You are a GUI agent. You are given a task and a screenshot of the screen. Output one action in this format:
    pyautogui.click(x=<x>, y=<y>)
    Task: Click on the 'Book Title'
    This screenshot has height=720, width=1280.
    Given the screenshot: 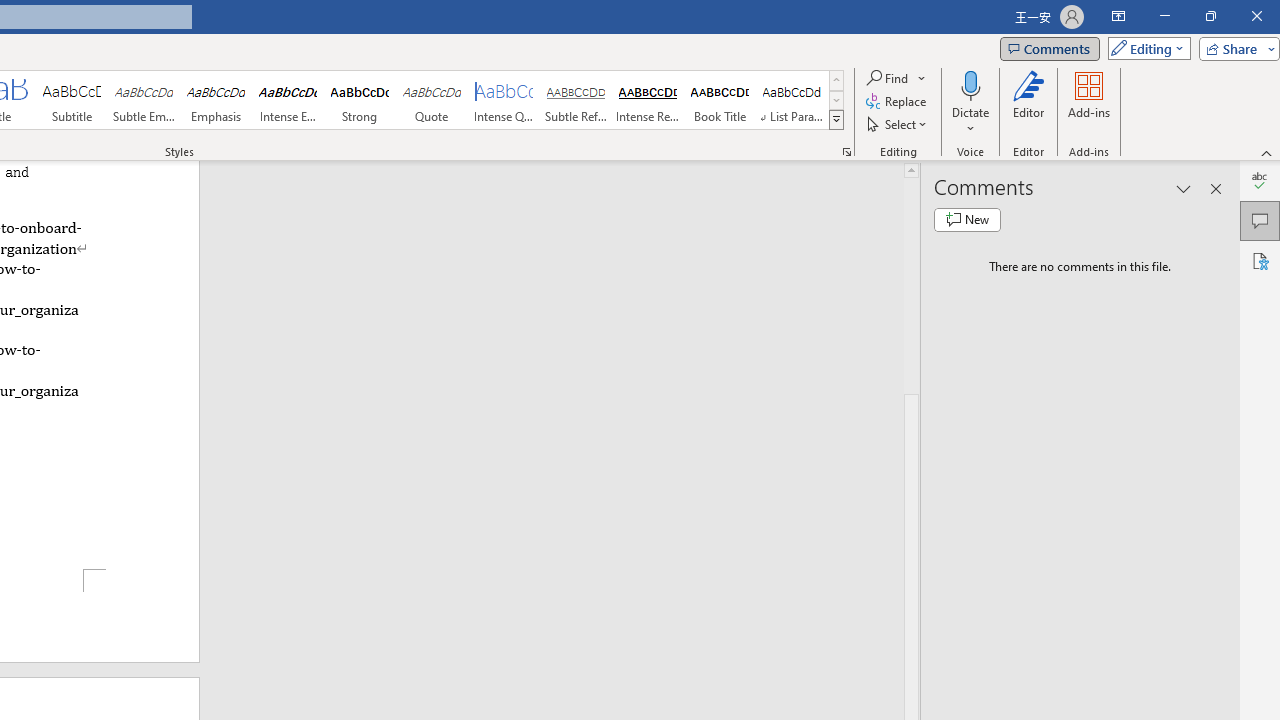 What is the action you would take?
    pyautogui.click(x=720, y=100)
    